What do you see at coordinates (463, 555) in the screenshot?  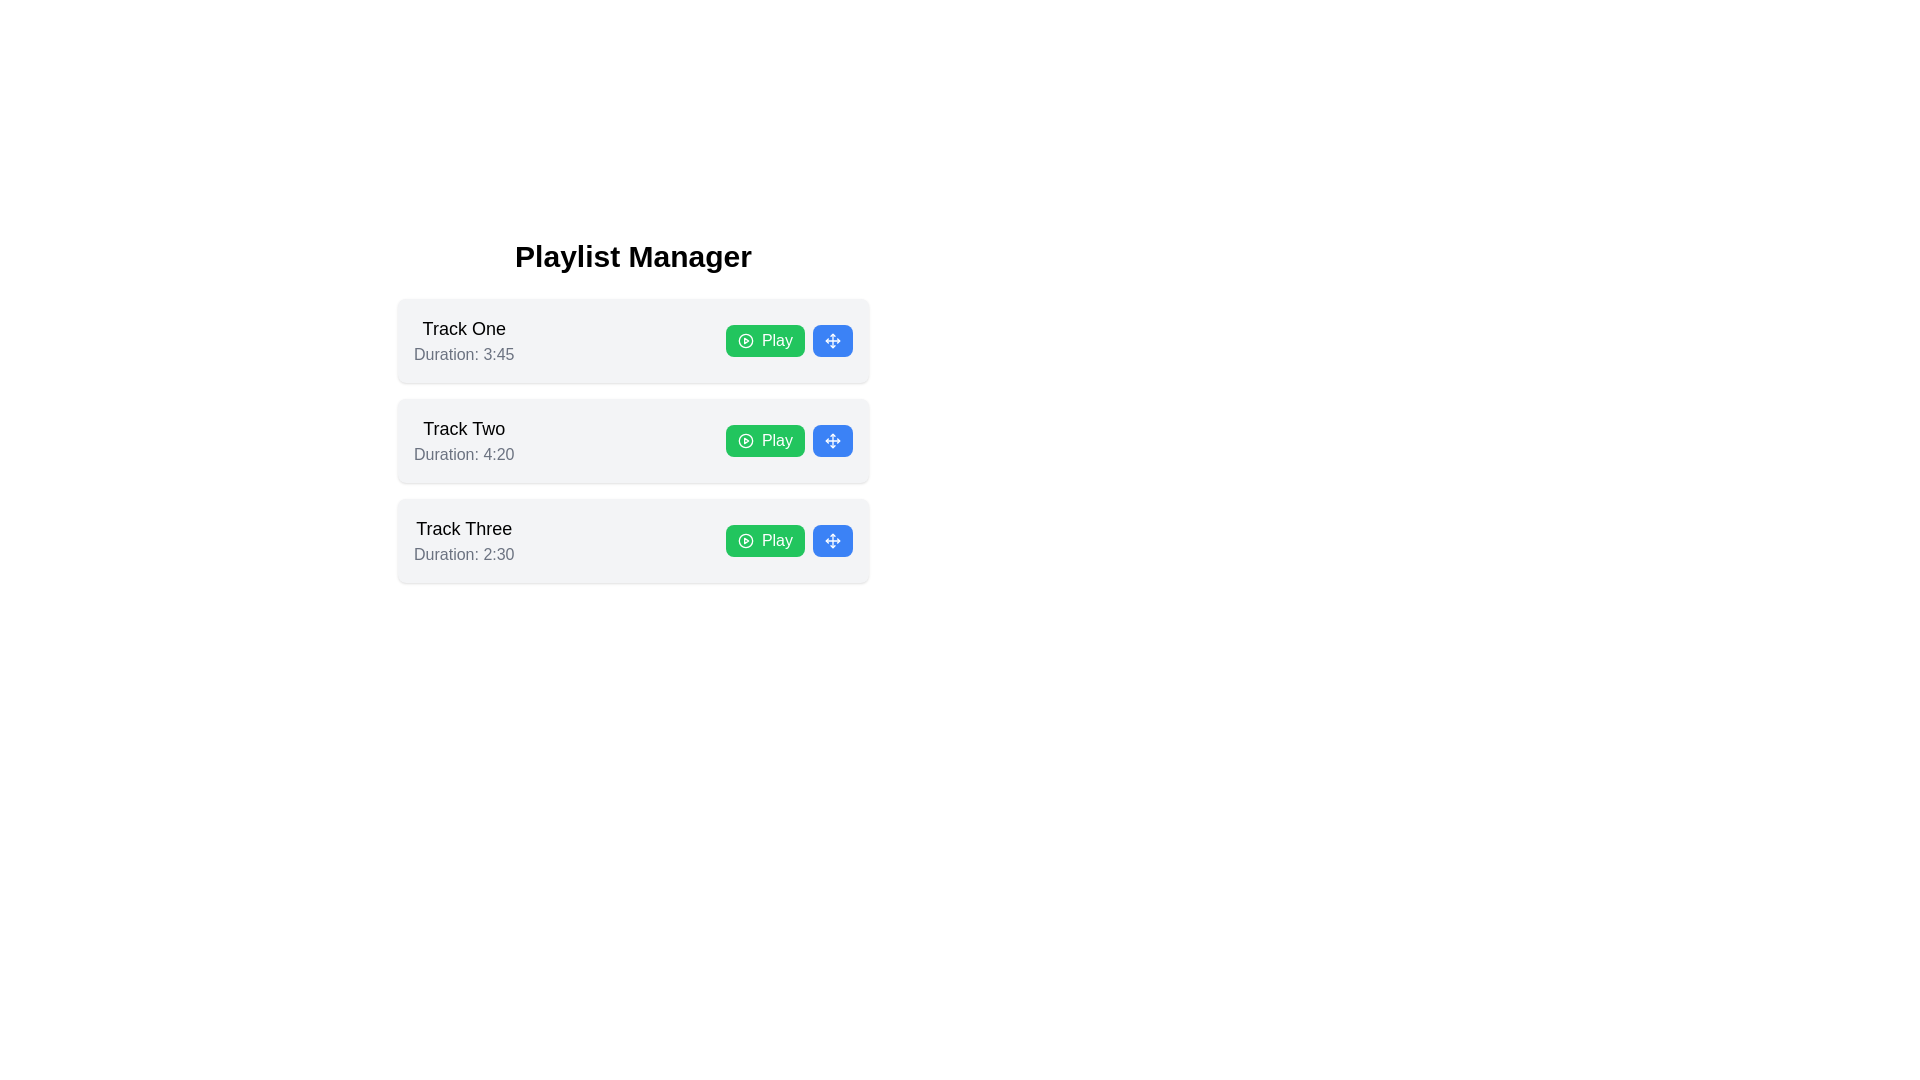 I see `the text label displaying 'Duration: 2:30' located below 'Track Three' in the third track section of the playlist display` at bounding box center [463, 555].